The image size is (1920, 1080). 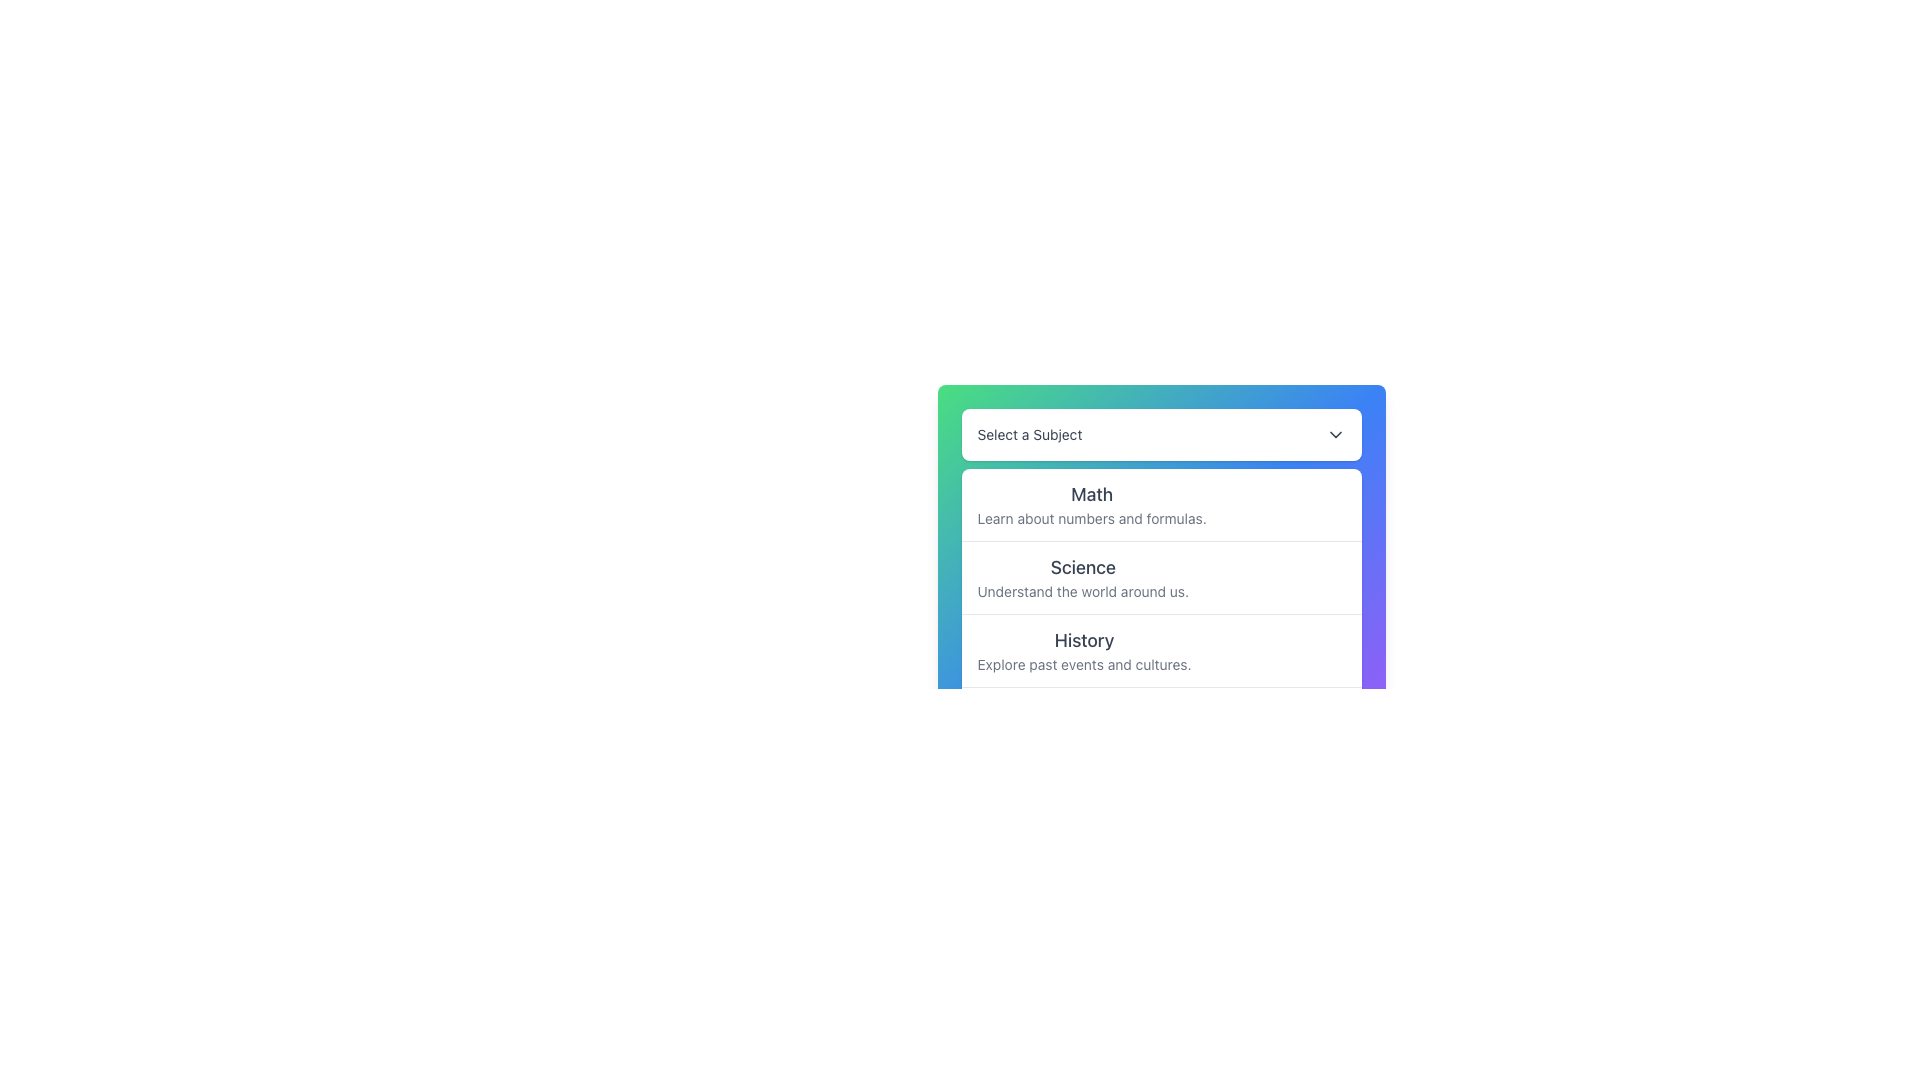 I want to click on the 'History' option in the dropdown selection menu, so click(x=1083, y=651).